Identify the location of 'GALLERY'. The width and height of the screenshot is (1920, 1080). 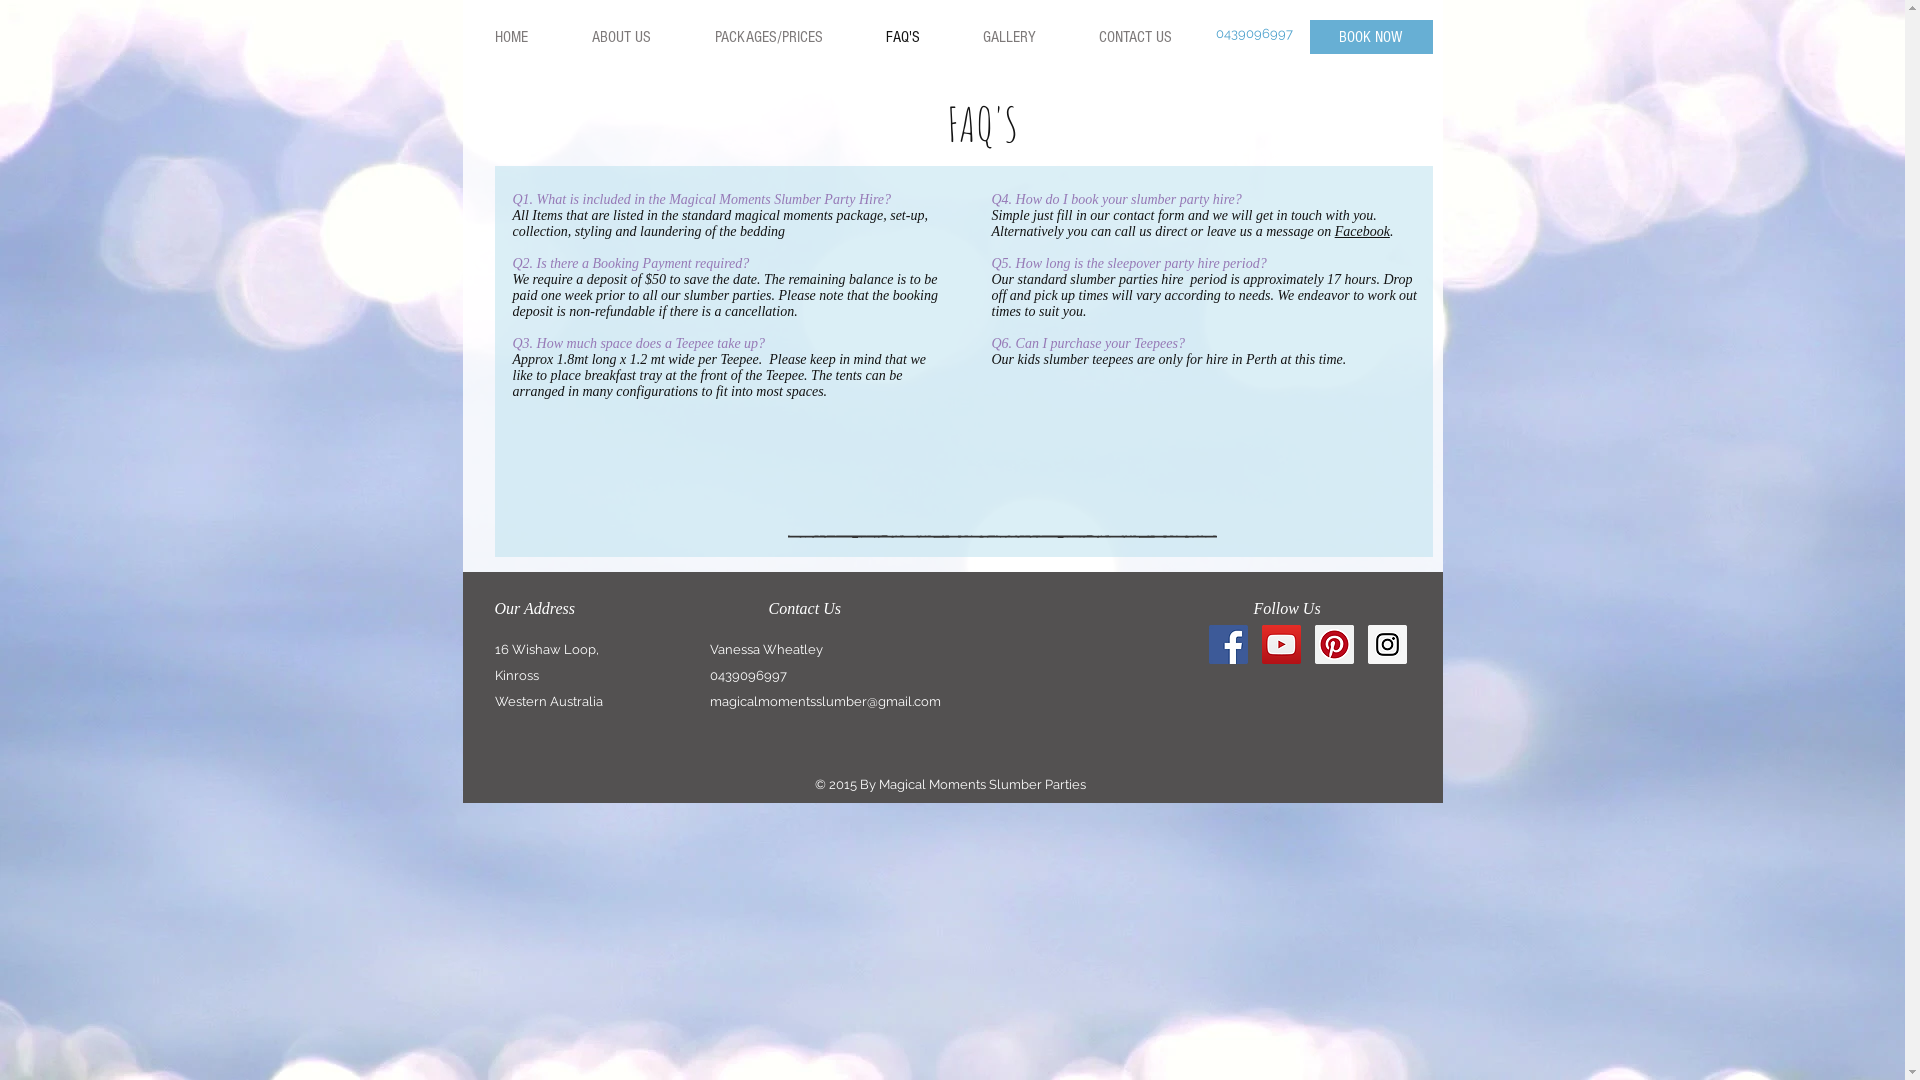
(949, 37).